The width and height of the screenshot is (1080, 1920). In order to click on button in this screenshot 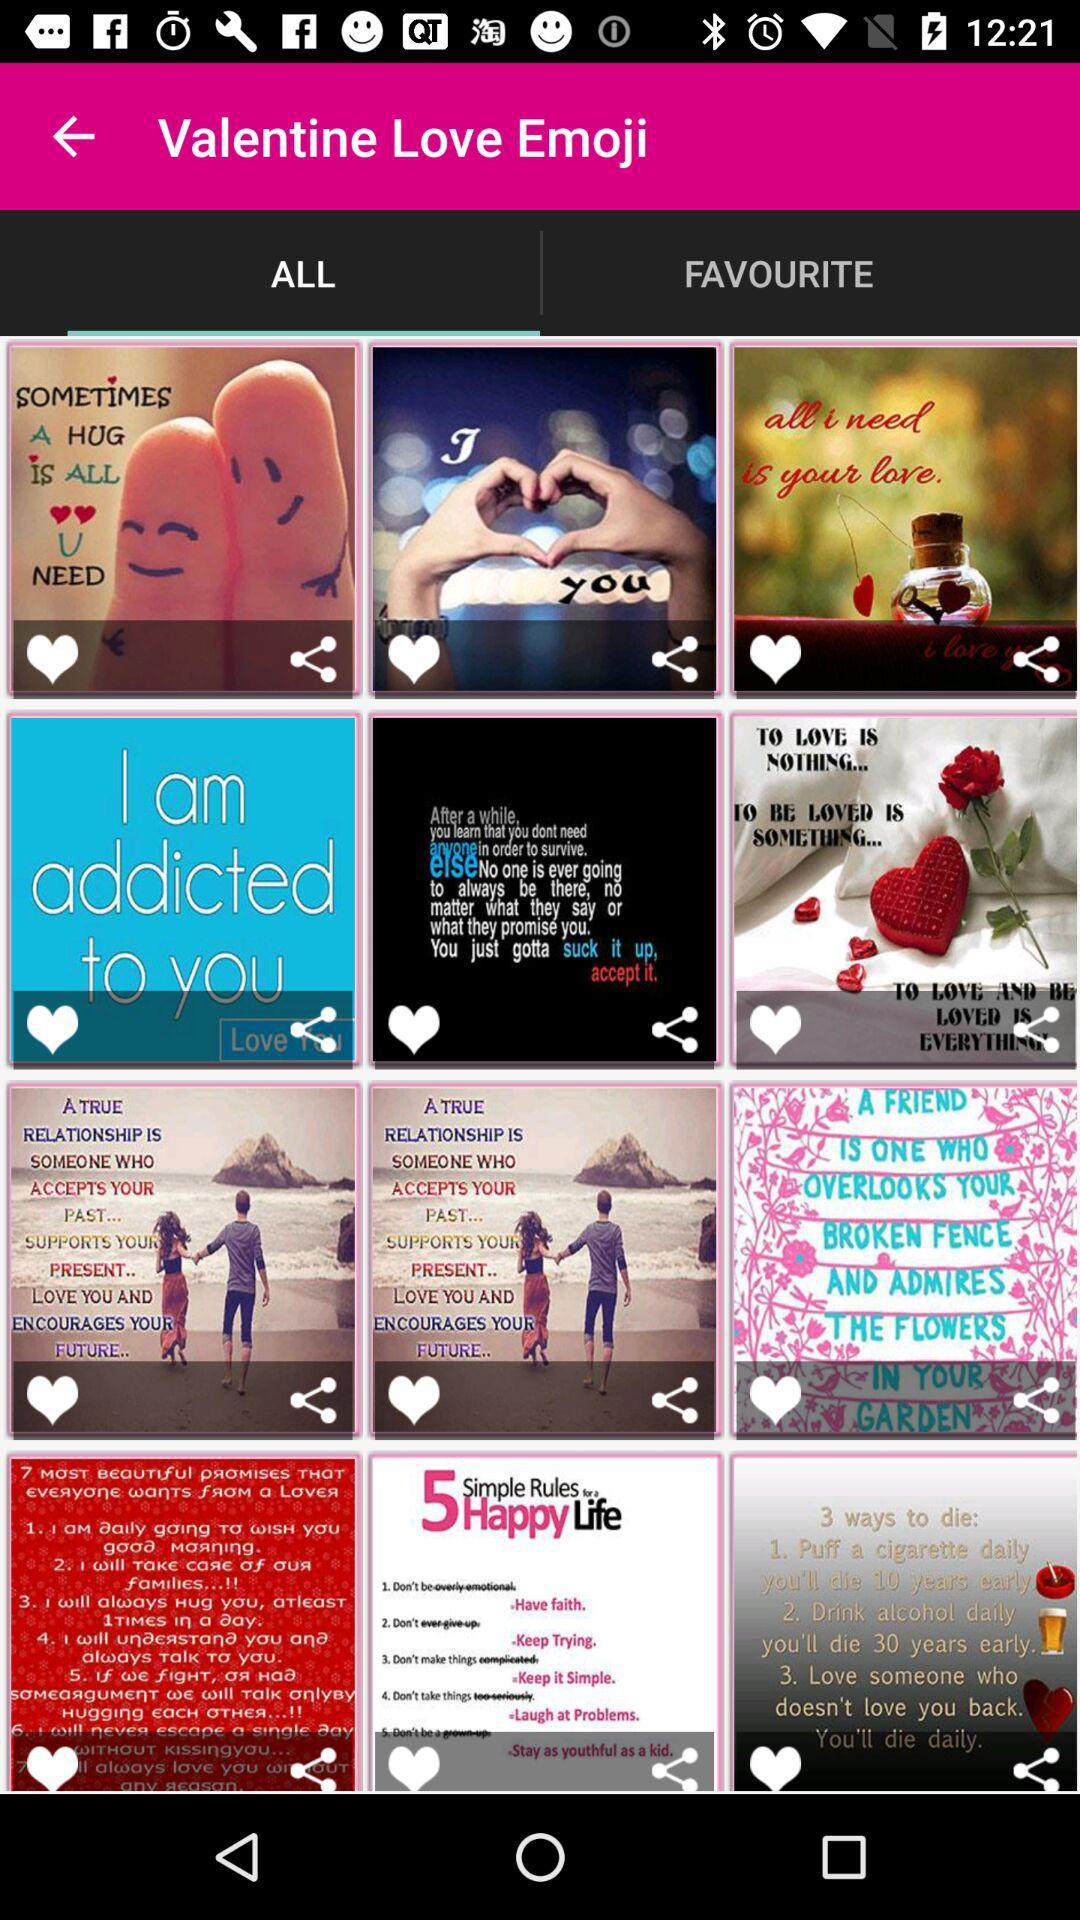, I will do `click(51, 1399)`.